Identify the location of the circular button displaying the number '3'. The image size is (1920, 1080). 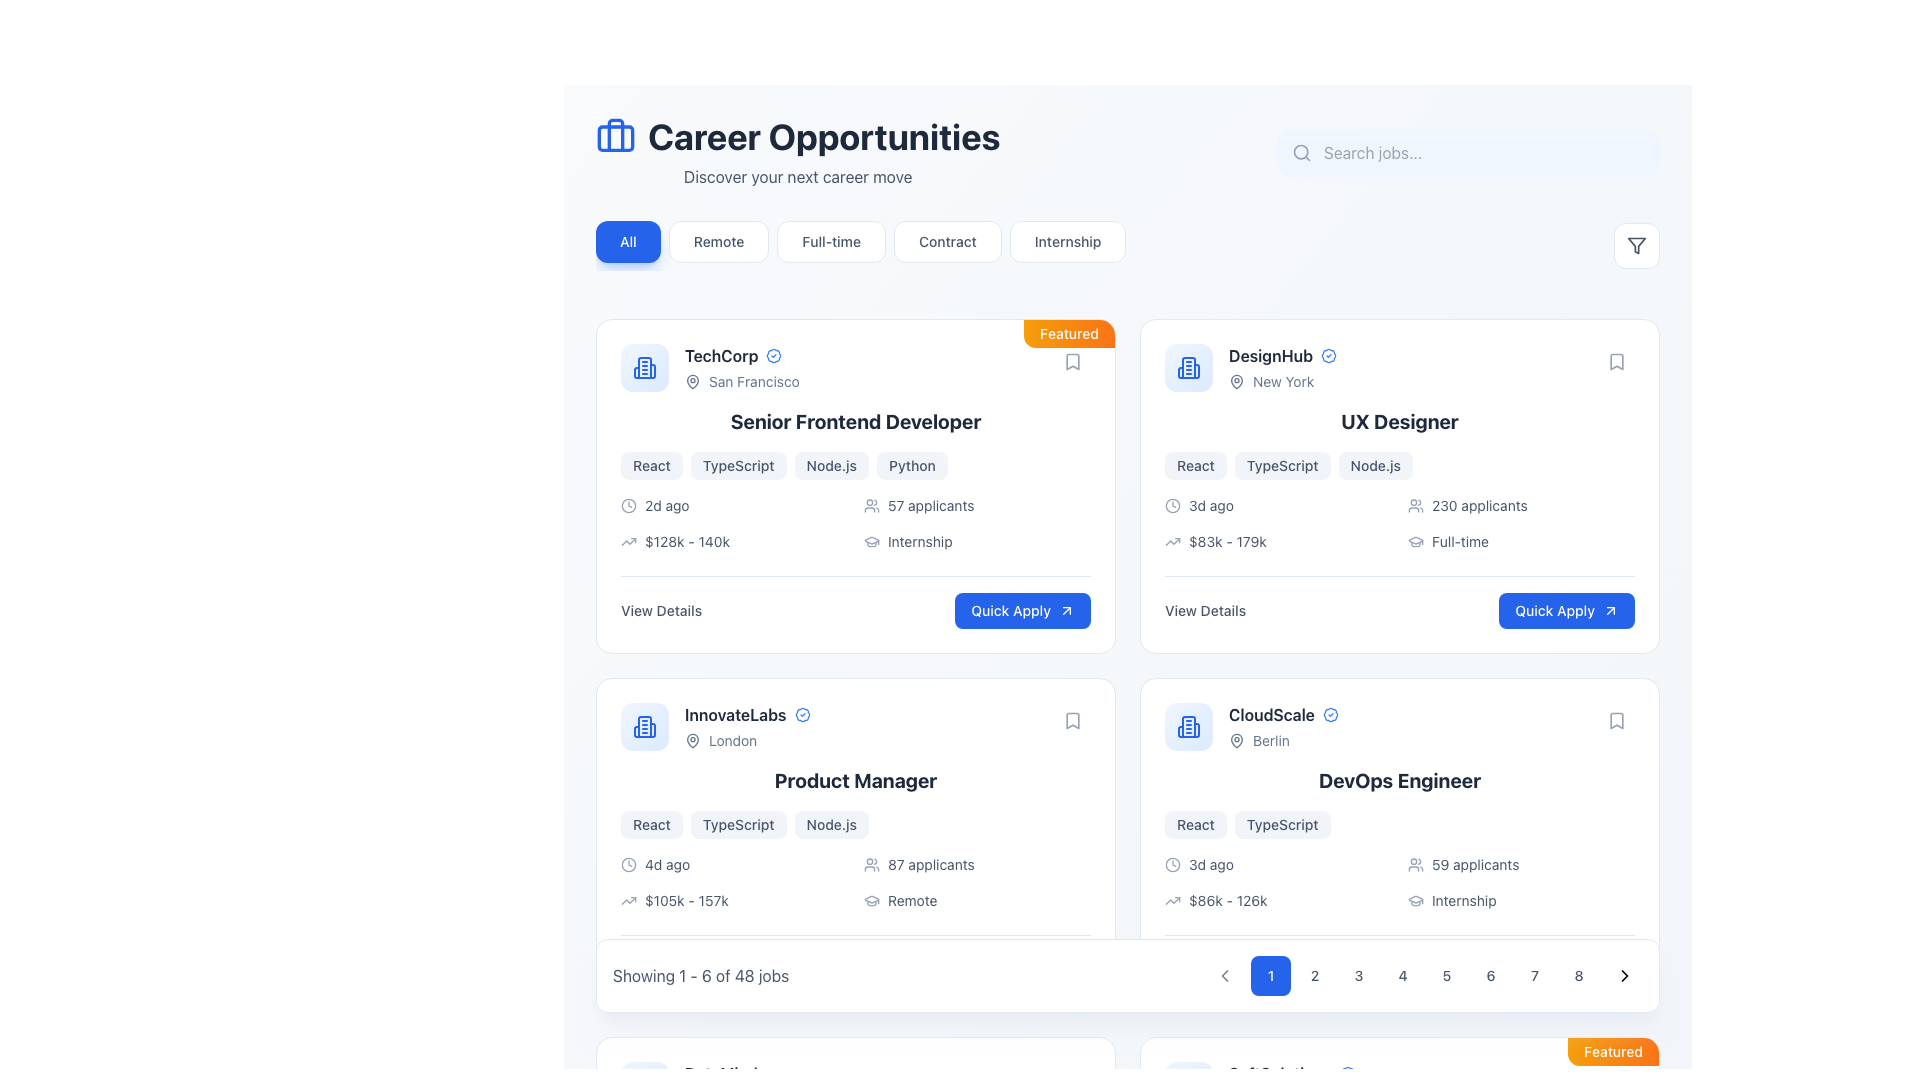
(1358, 974).